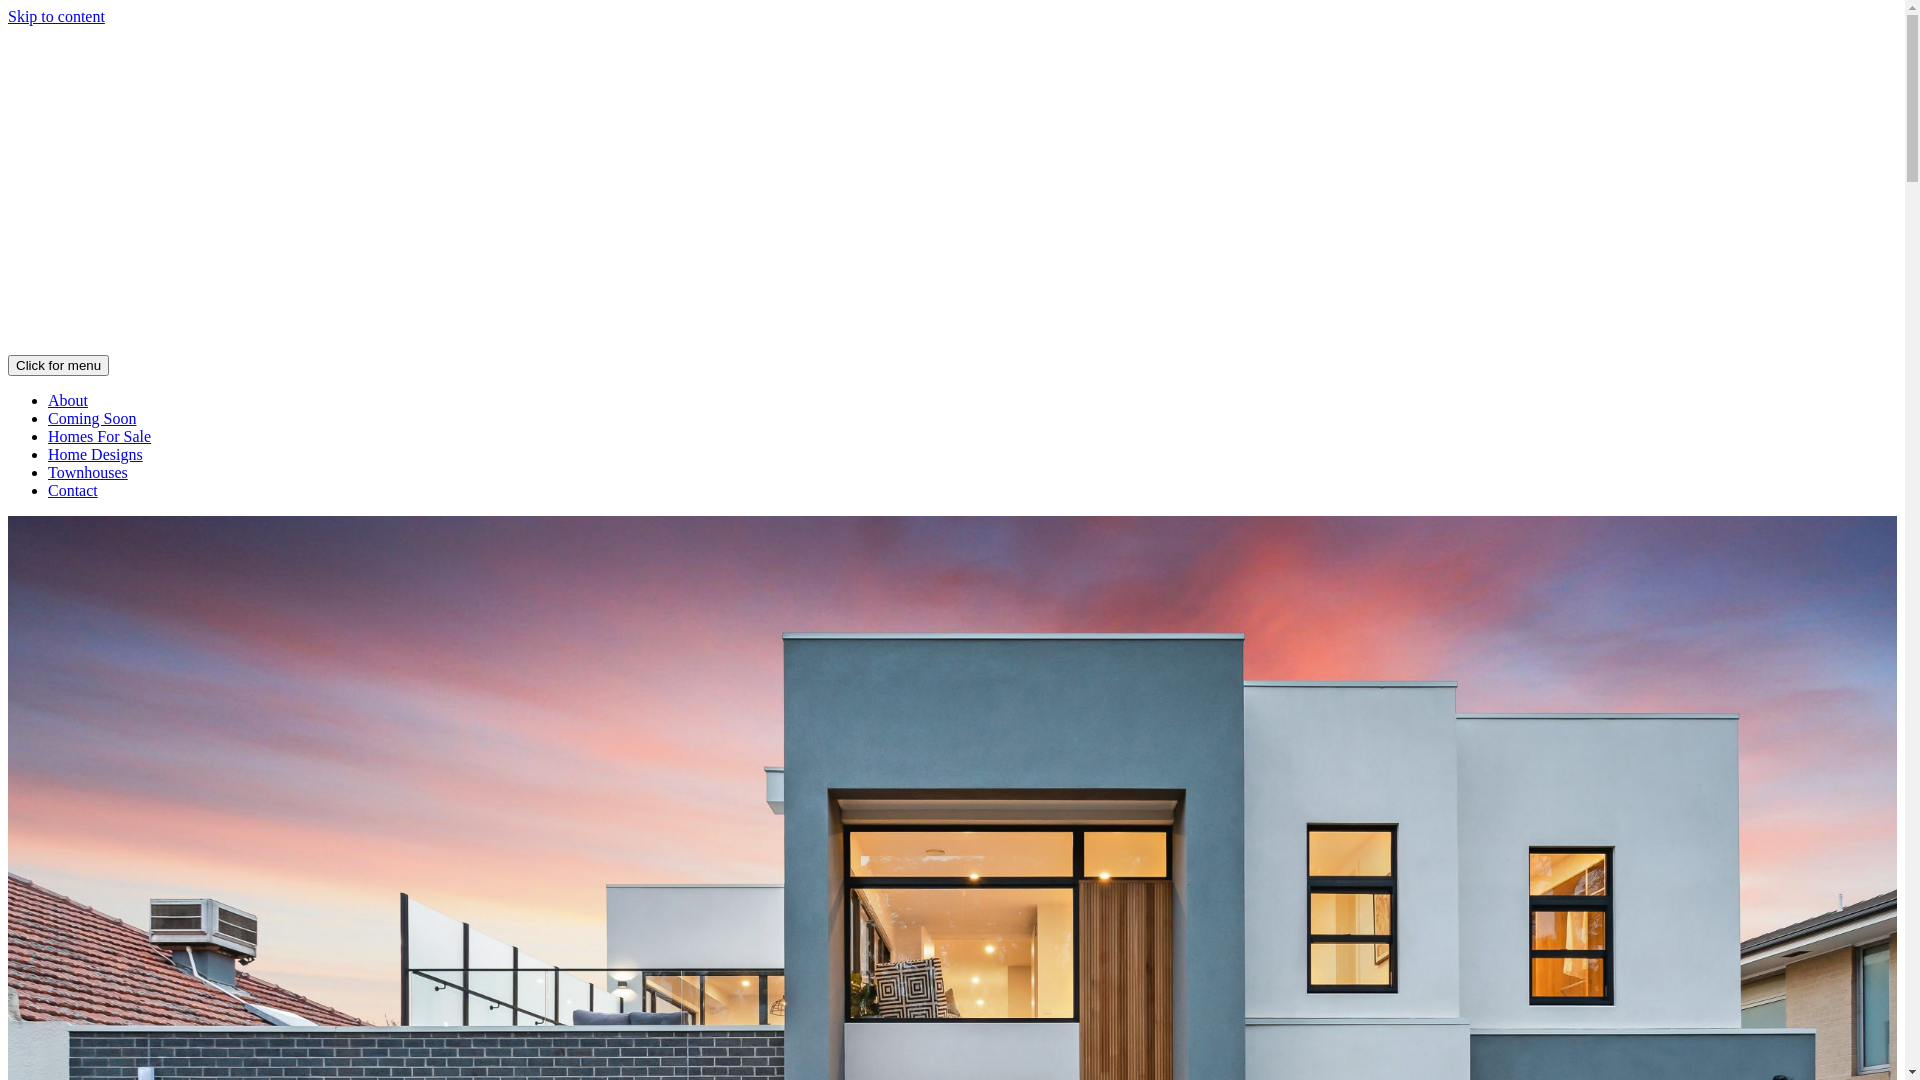 This screenshot has height=1080, width=1920. What do you see at coordinates (67, 400) in the screenshot?
I see `'About'` at bounding box center [67, 400].